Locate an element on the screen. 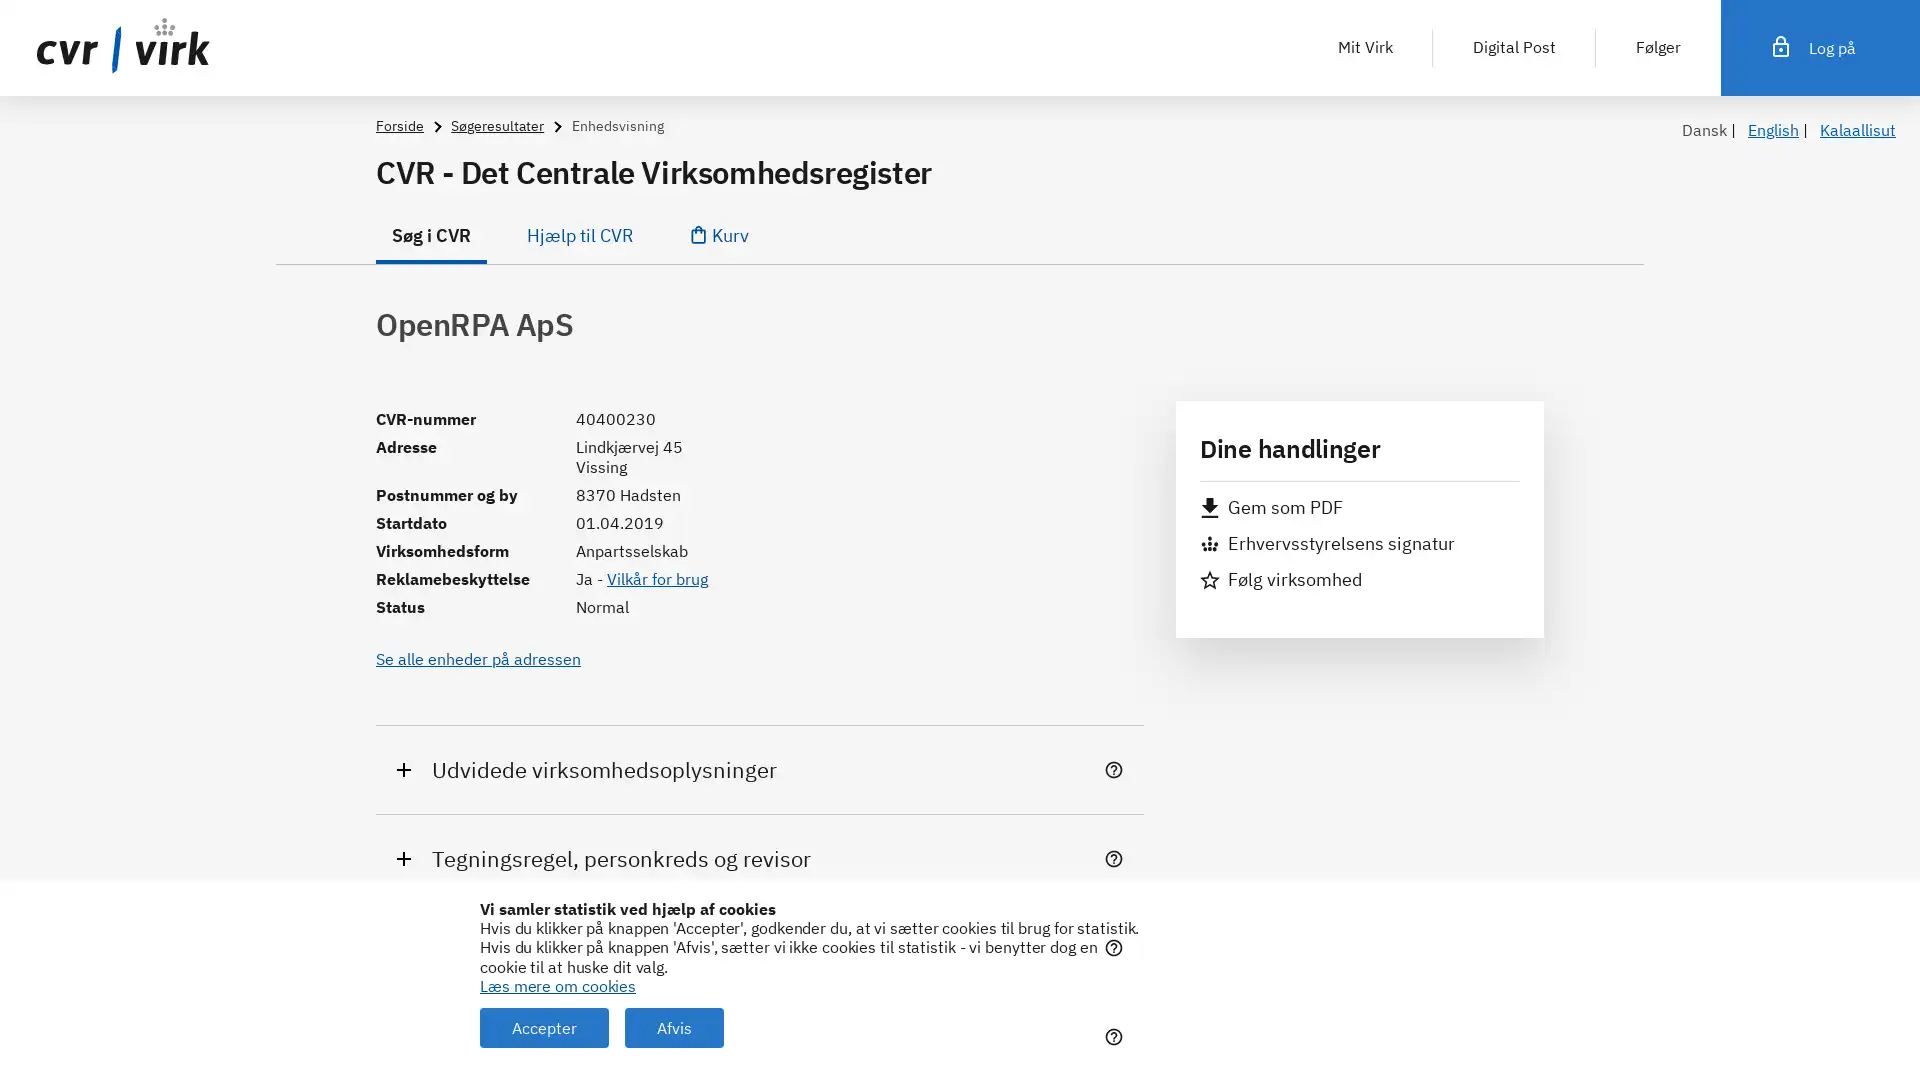  Dansk is located at coordinates (1703, 130).